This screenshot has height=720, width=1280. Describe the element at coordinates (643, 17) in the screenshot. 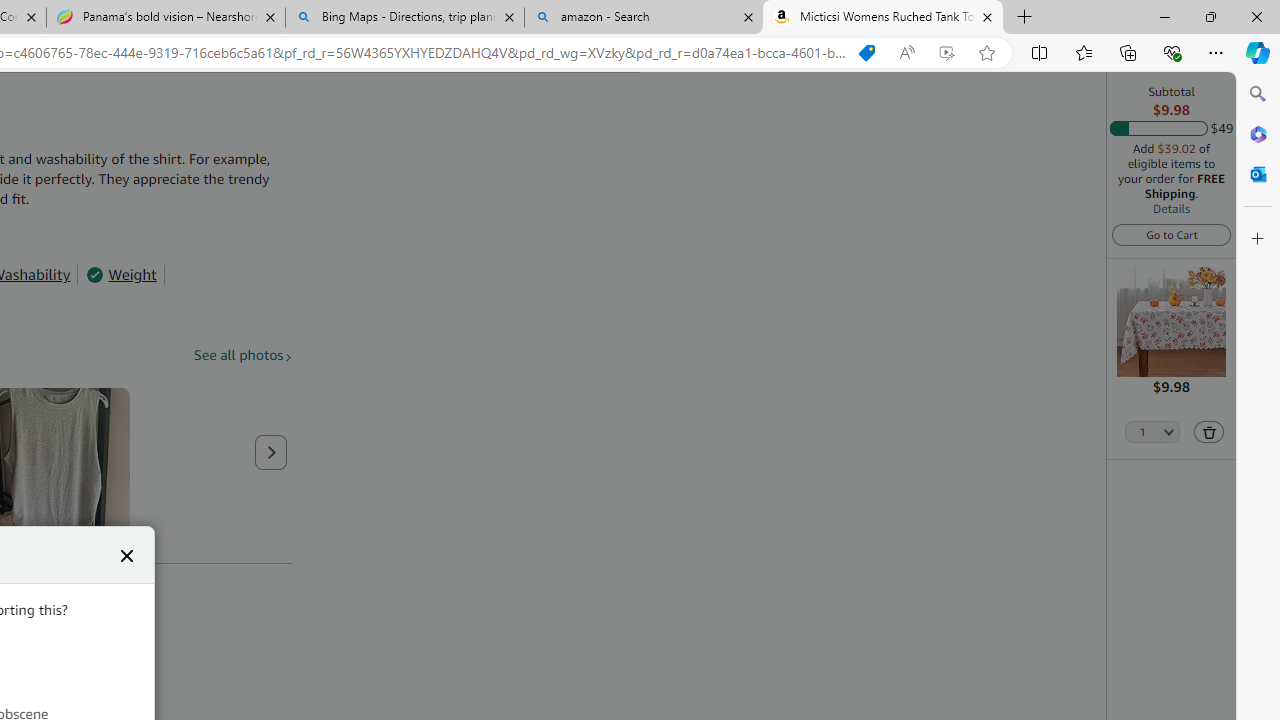

I see `'amazon - Search'` at that location.